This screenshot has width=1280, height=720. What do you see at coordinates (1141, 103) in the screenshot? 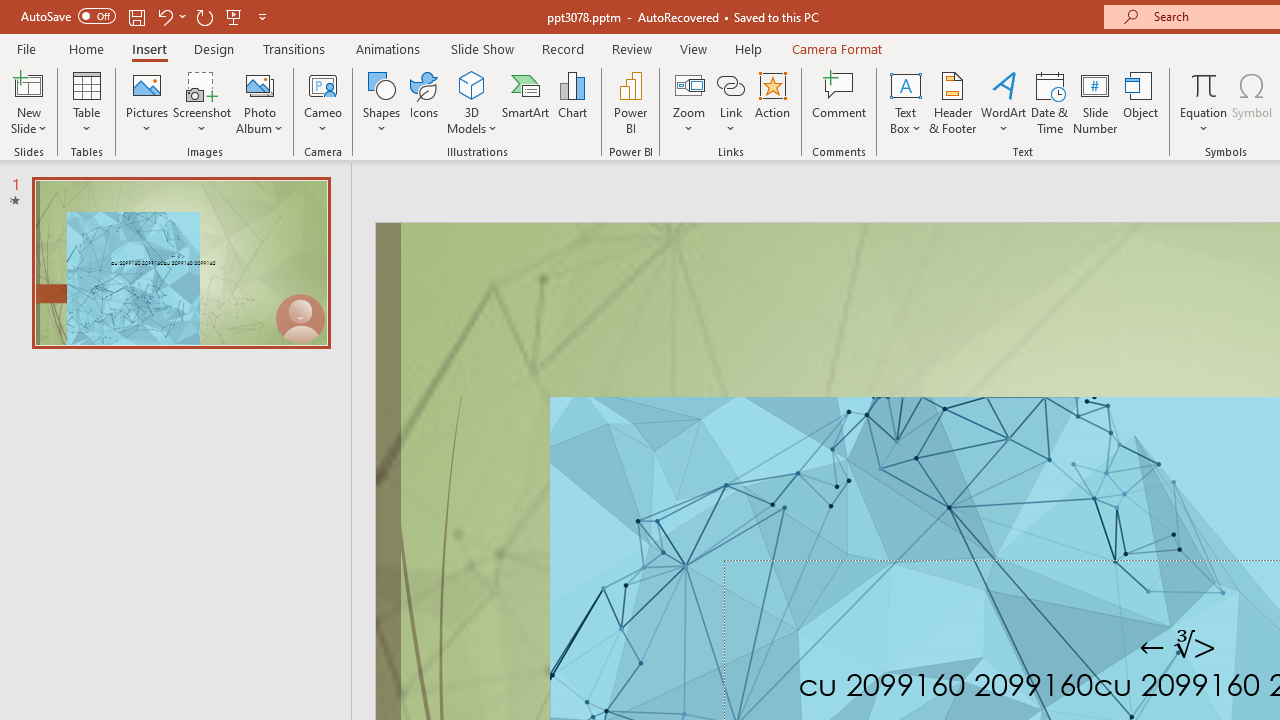
I see `'Object...'` at bounding box center [1141, 103].